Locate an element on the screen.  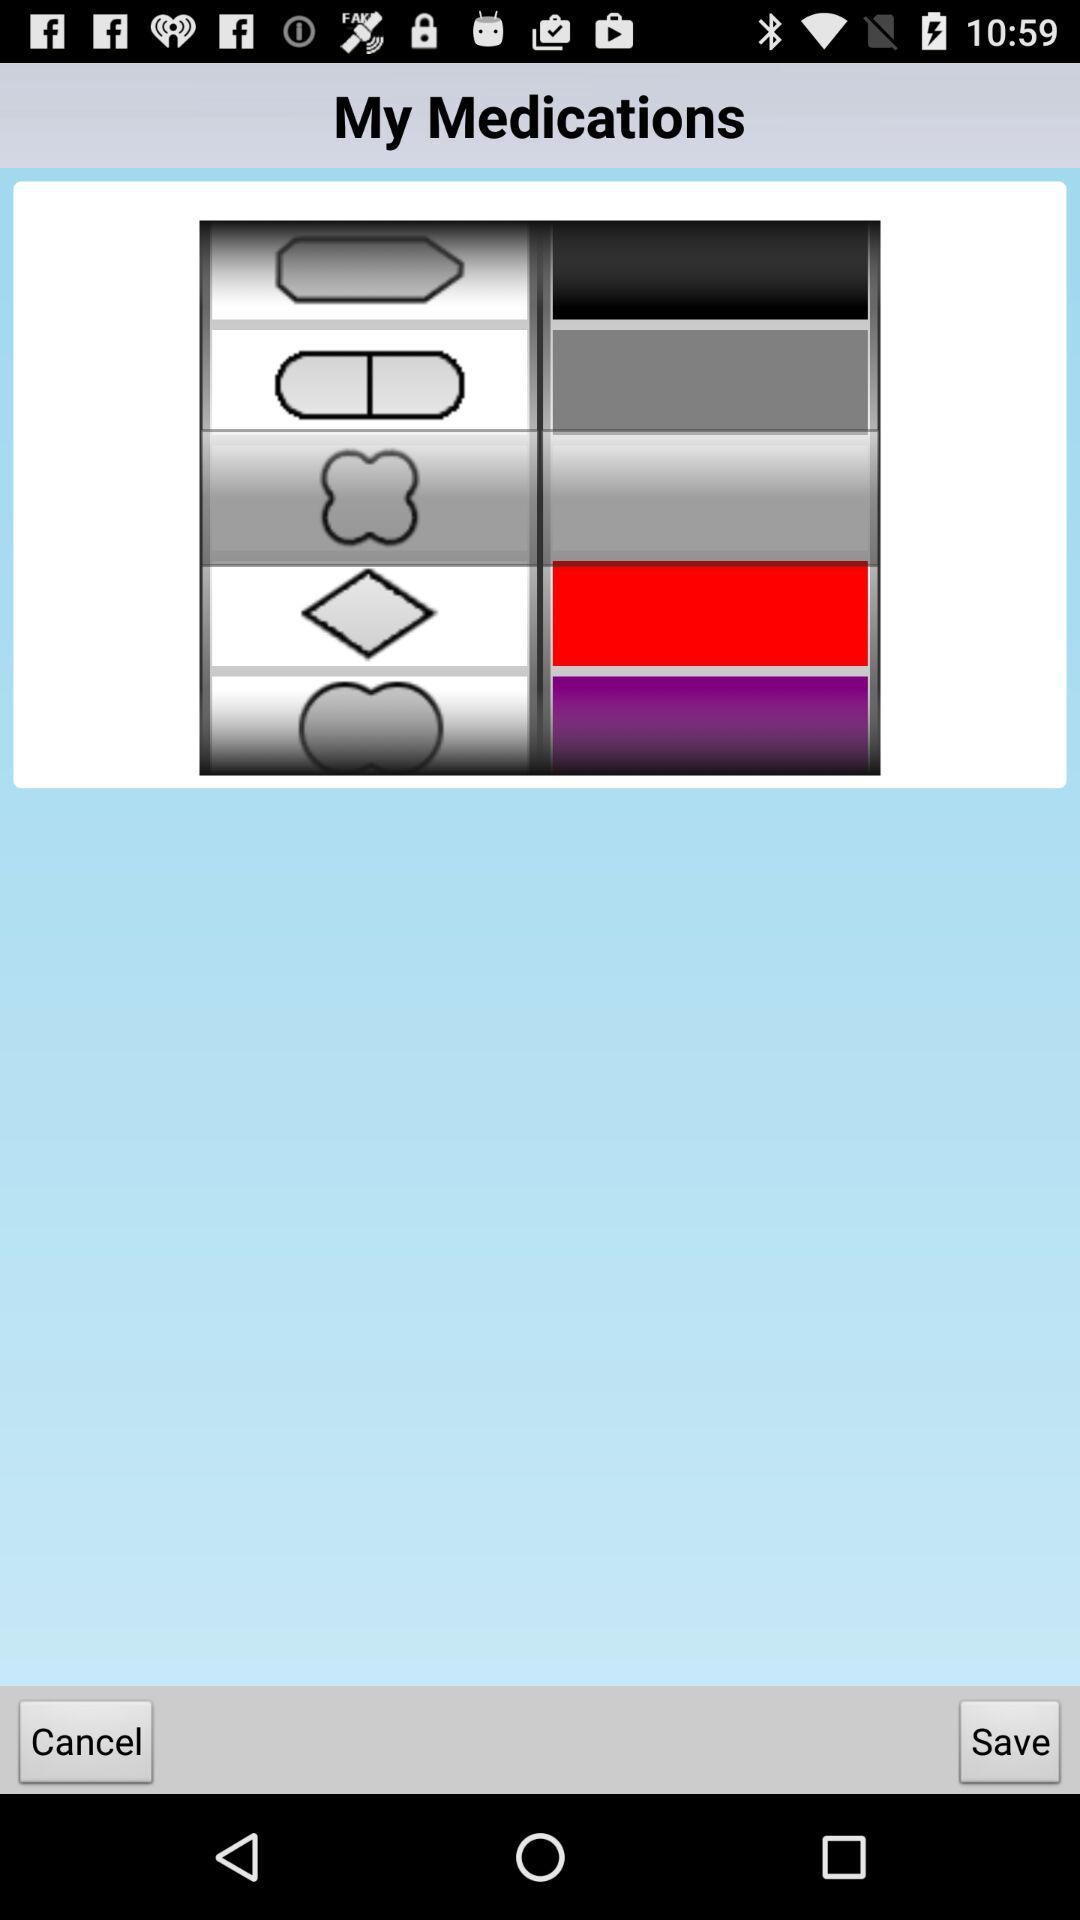
the button at the bottom left corner is located at coordinates (85, 1745).